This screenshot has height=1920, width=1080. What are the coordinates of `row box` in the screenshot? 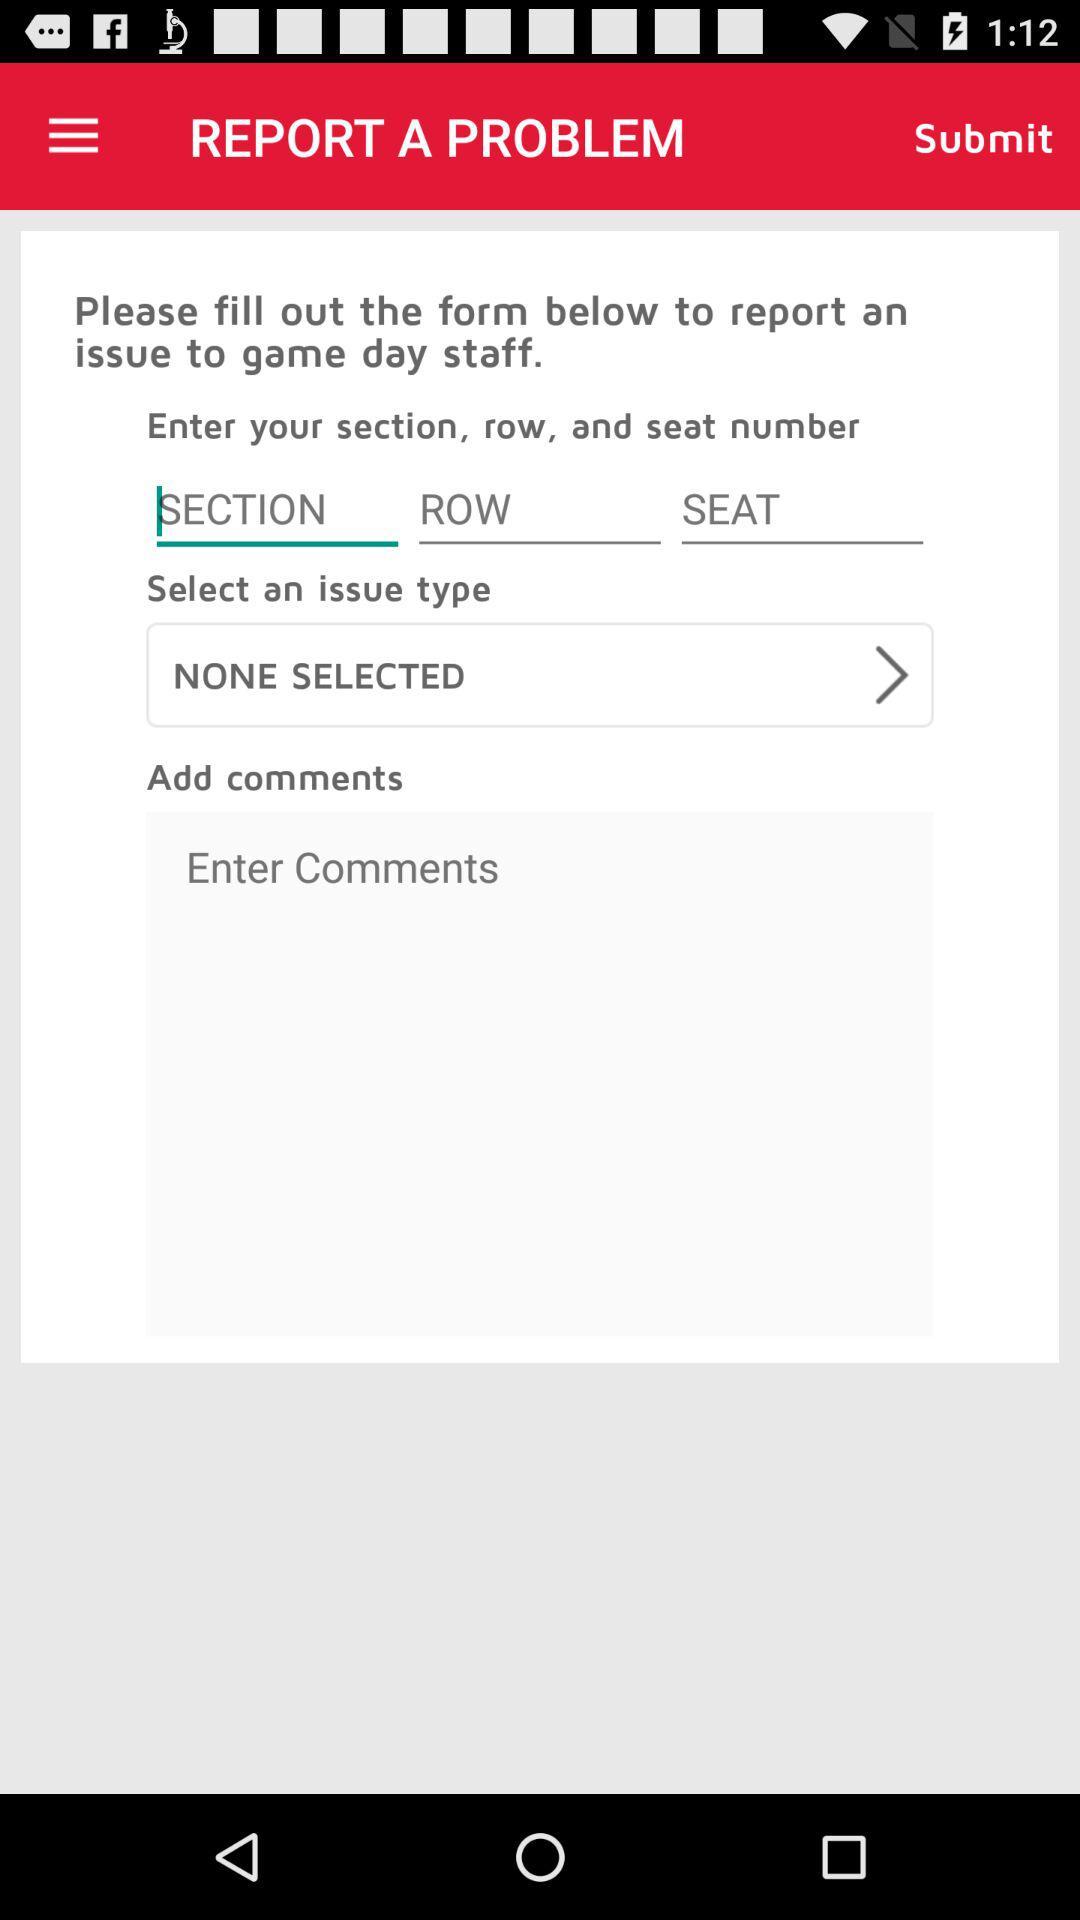 It's located at (540, 512).